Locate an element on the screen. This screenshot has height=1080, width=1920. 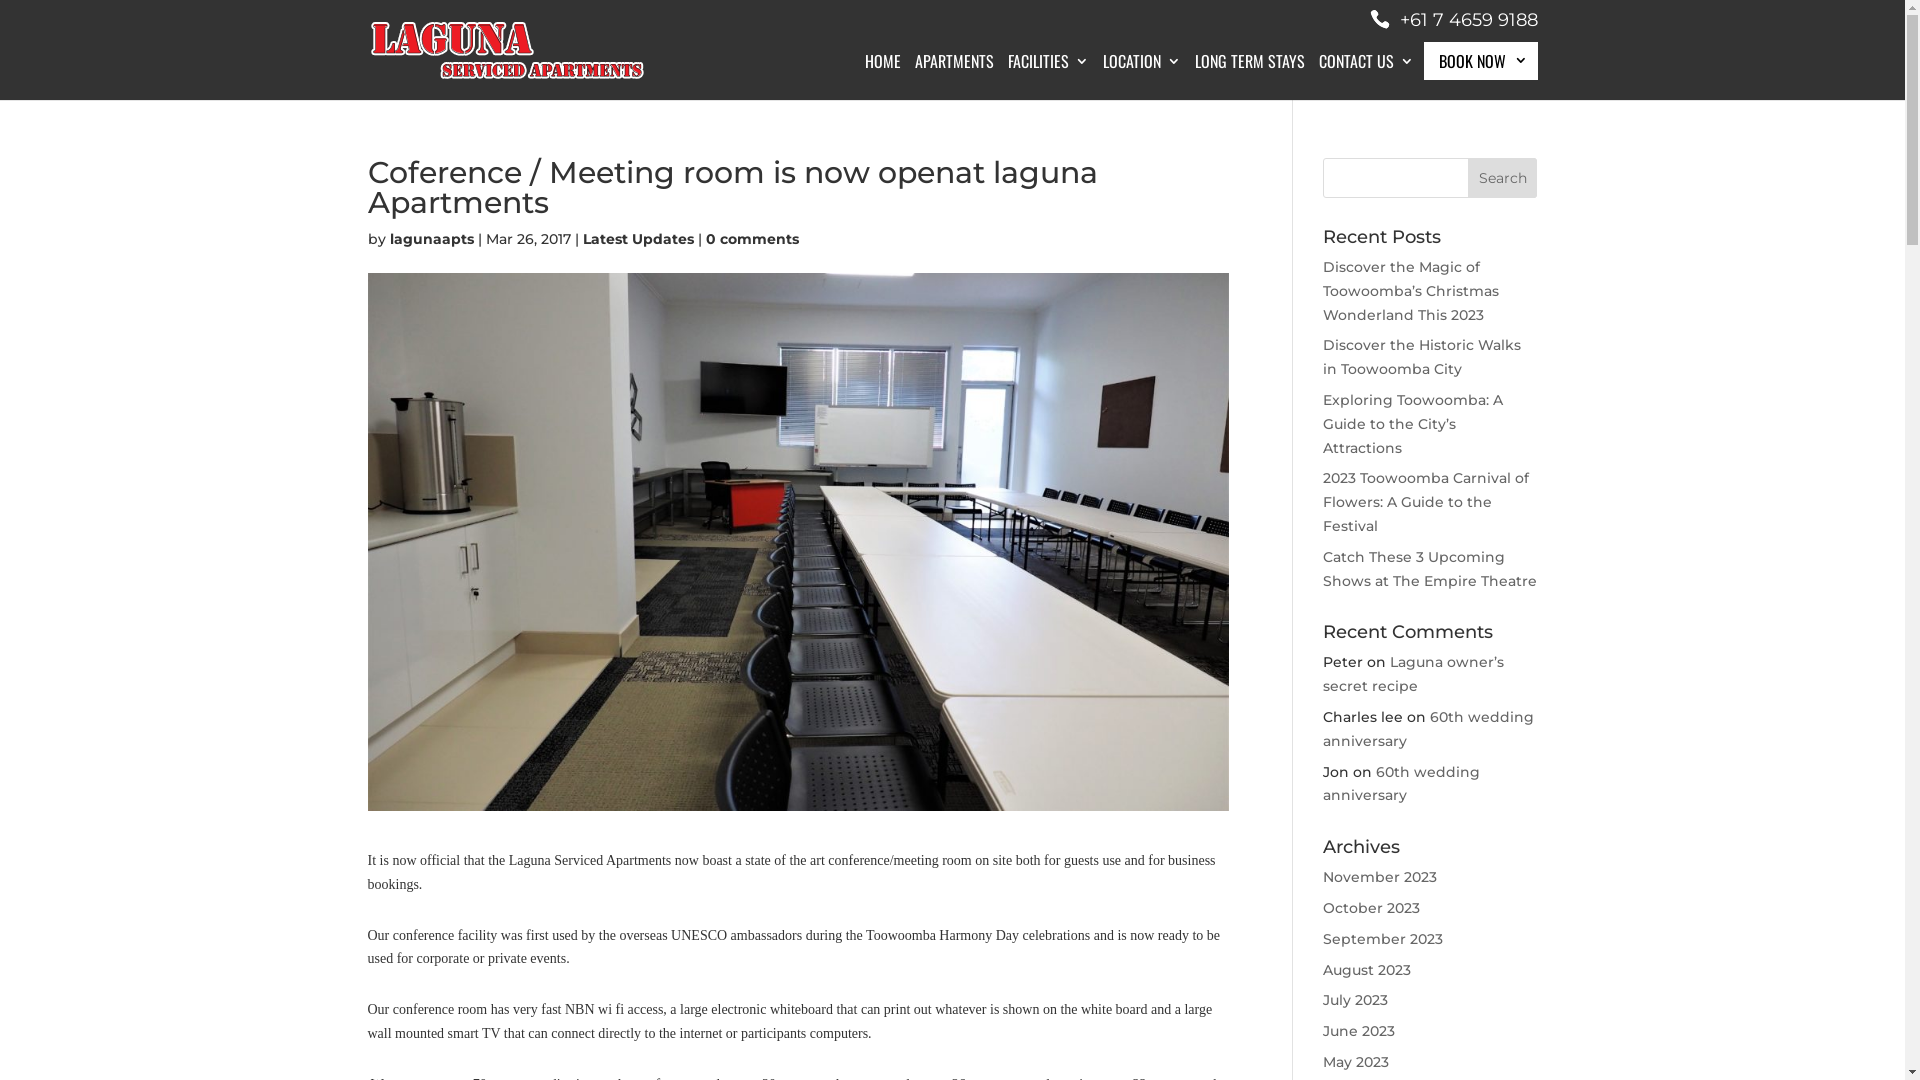
'October 2023' is located at coordinates (1323, 907).